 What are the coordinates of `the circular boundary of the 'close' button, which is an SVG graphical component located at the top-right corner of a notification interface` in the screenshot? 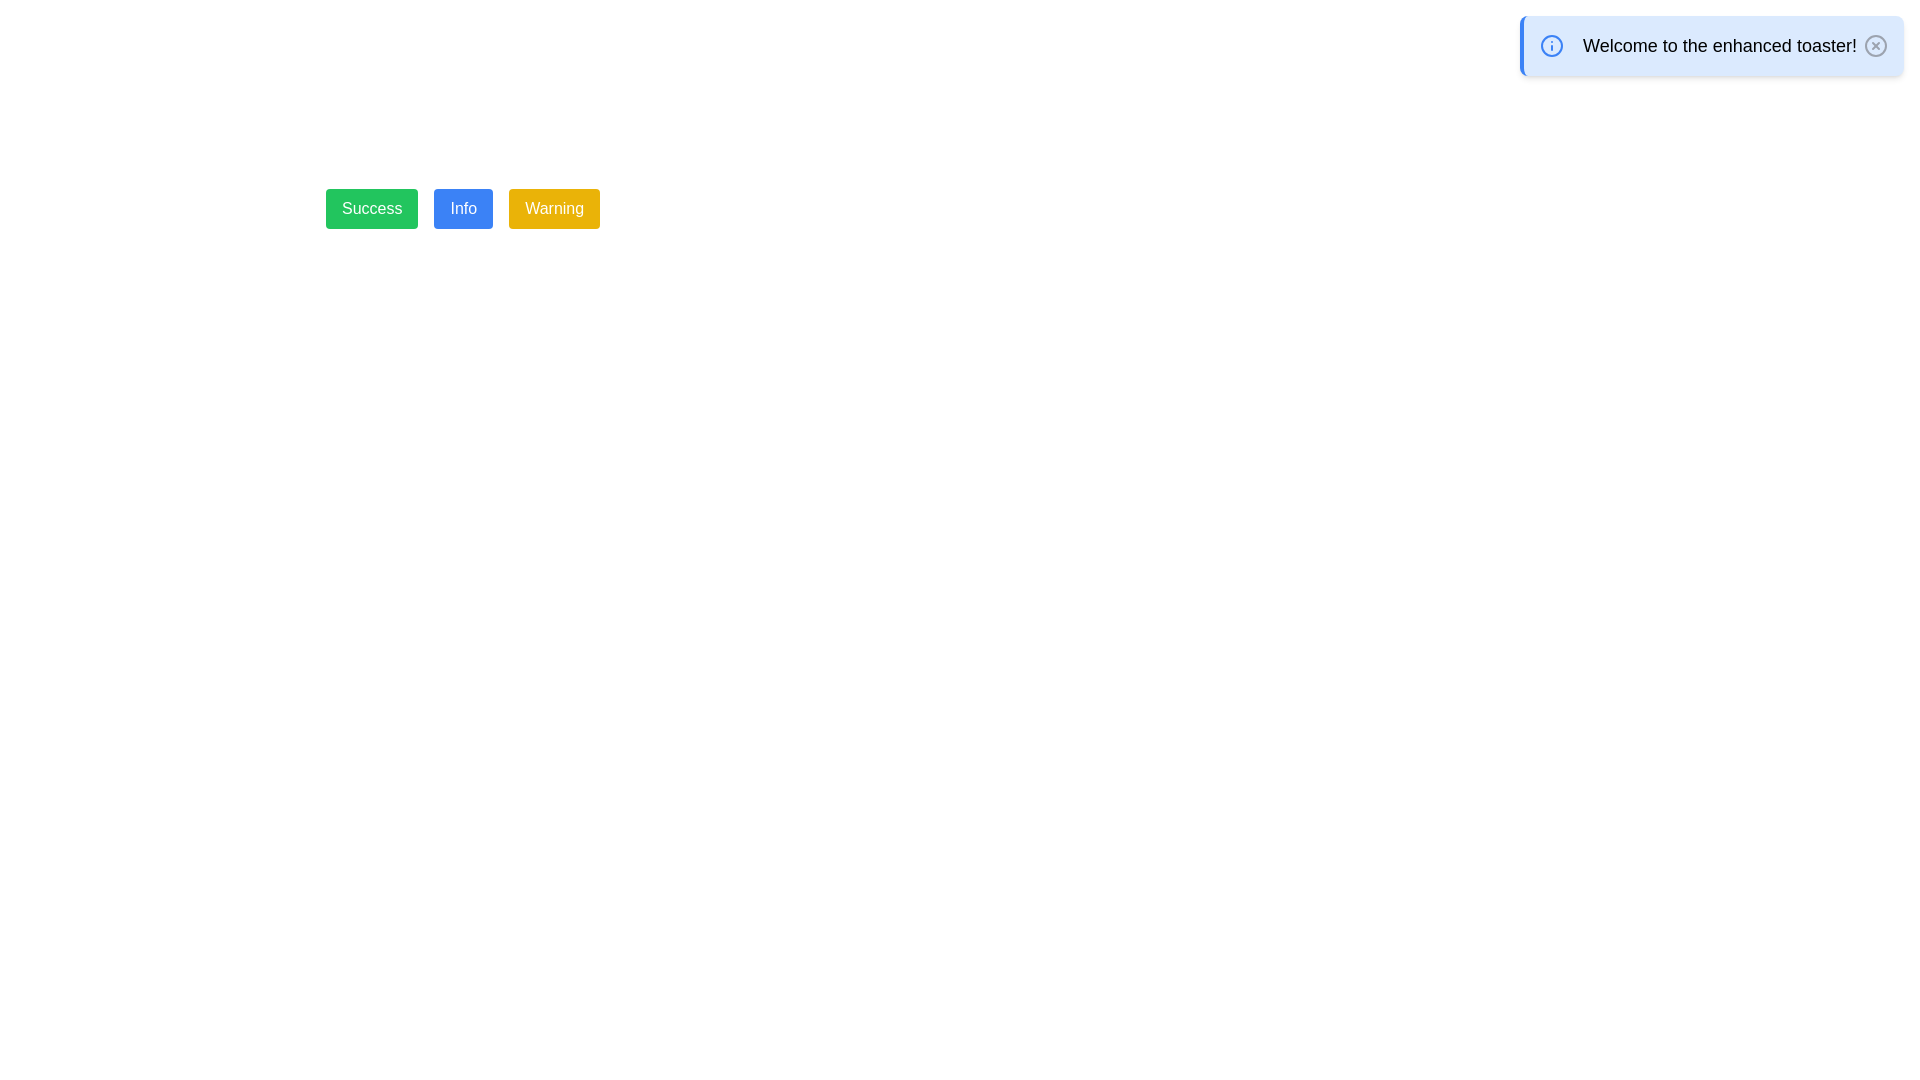 It's located at (1875, 45).